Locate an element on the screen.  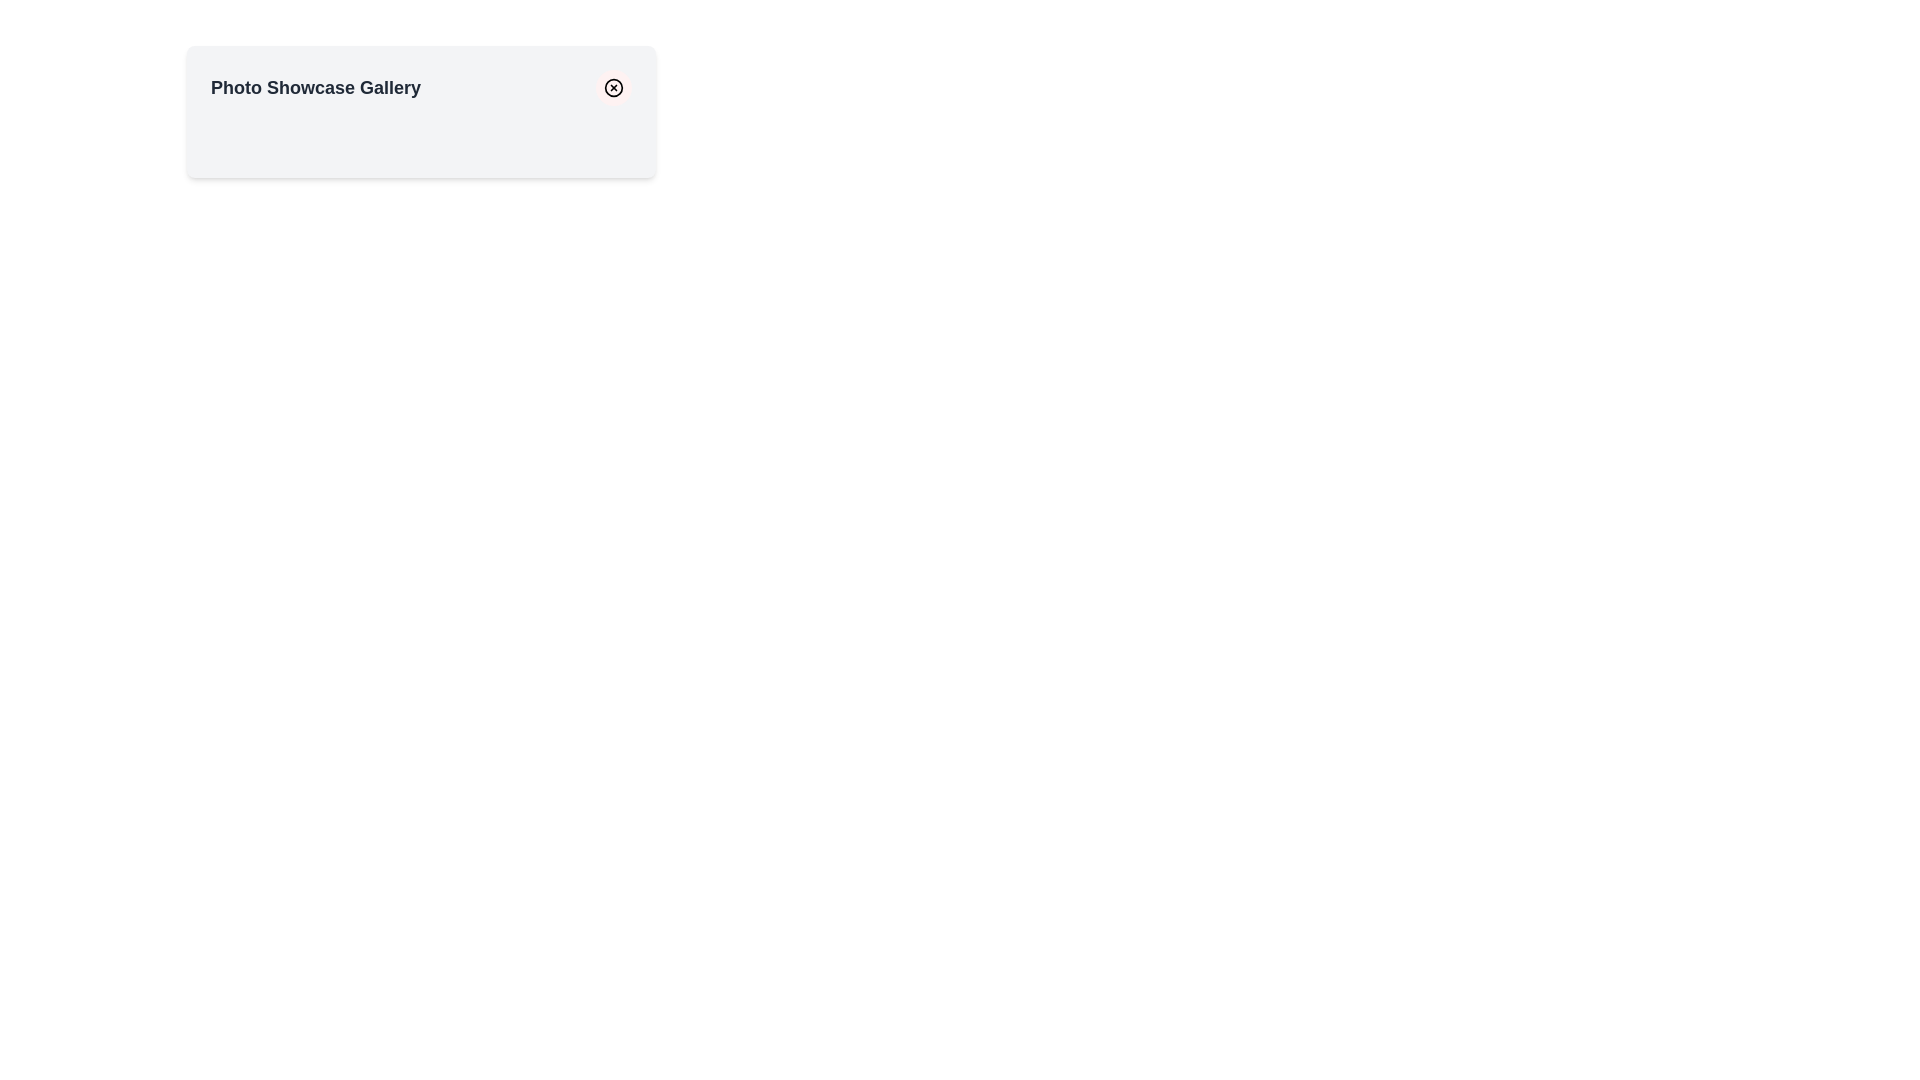
an individual image in the grid layout of the 'Photo Showcase Gallery' for a detailed view is located at coordinates (420, 137).